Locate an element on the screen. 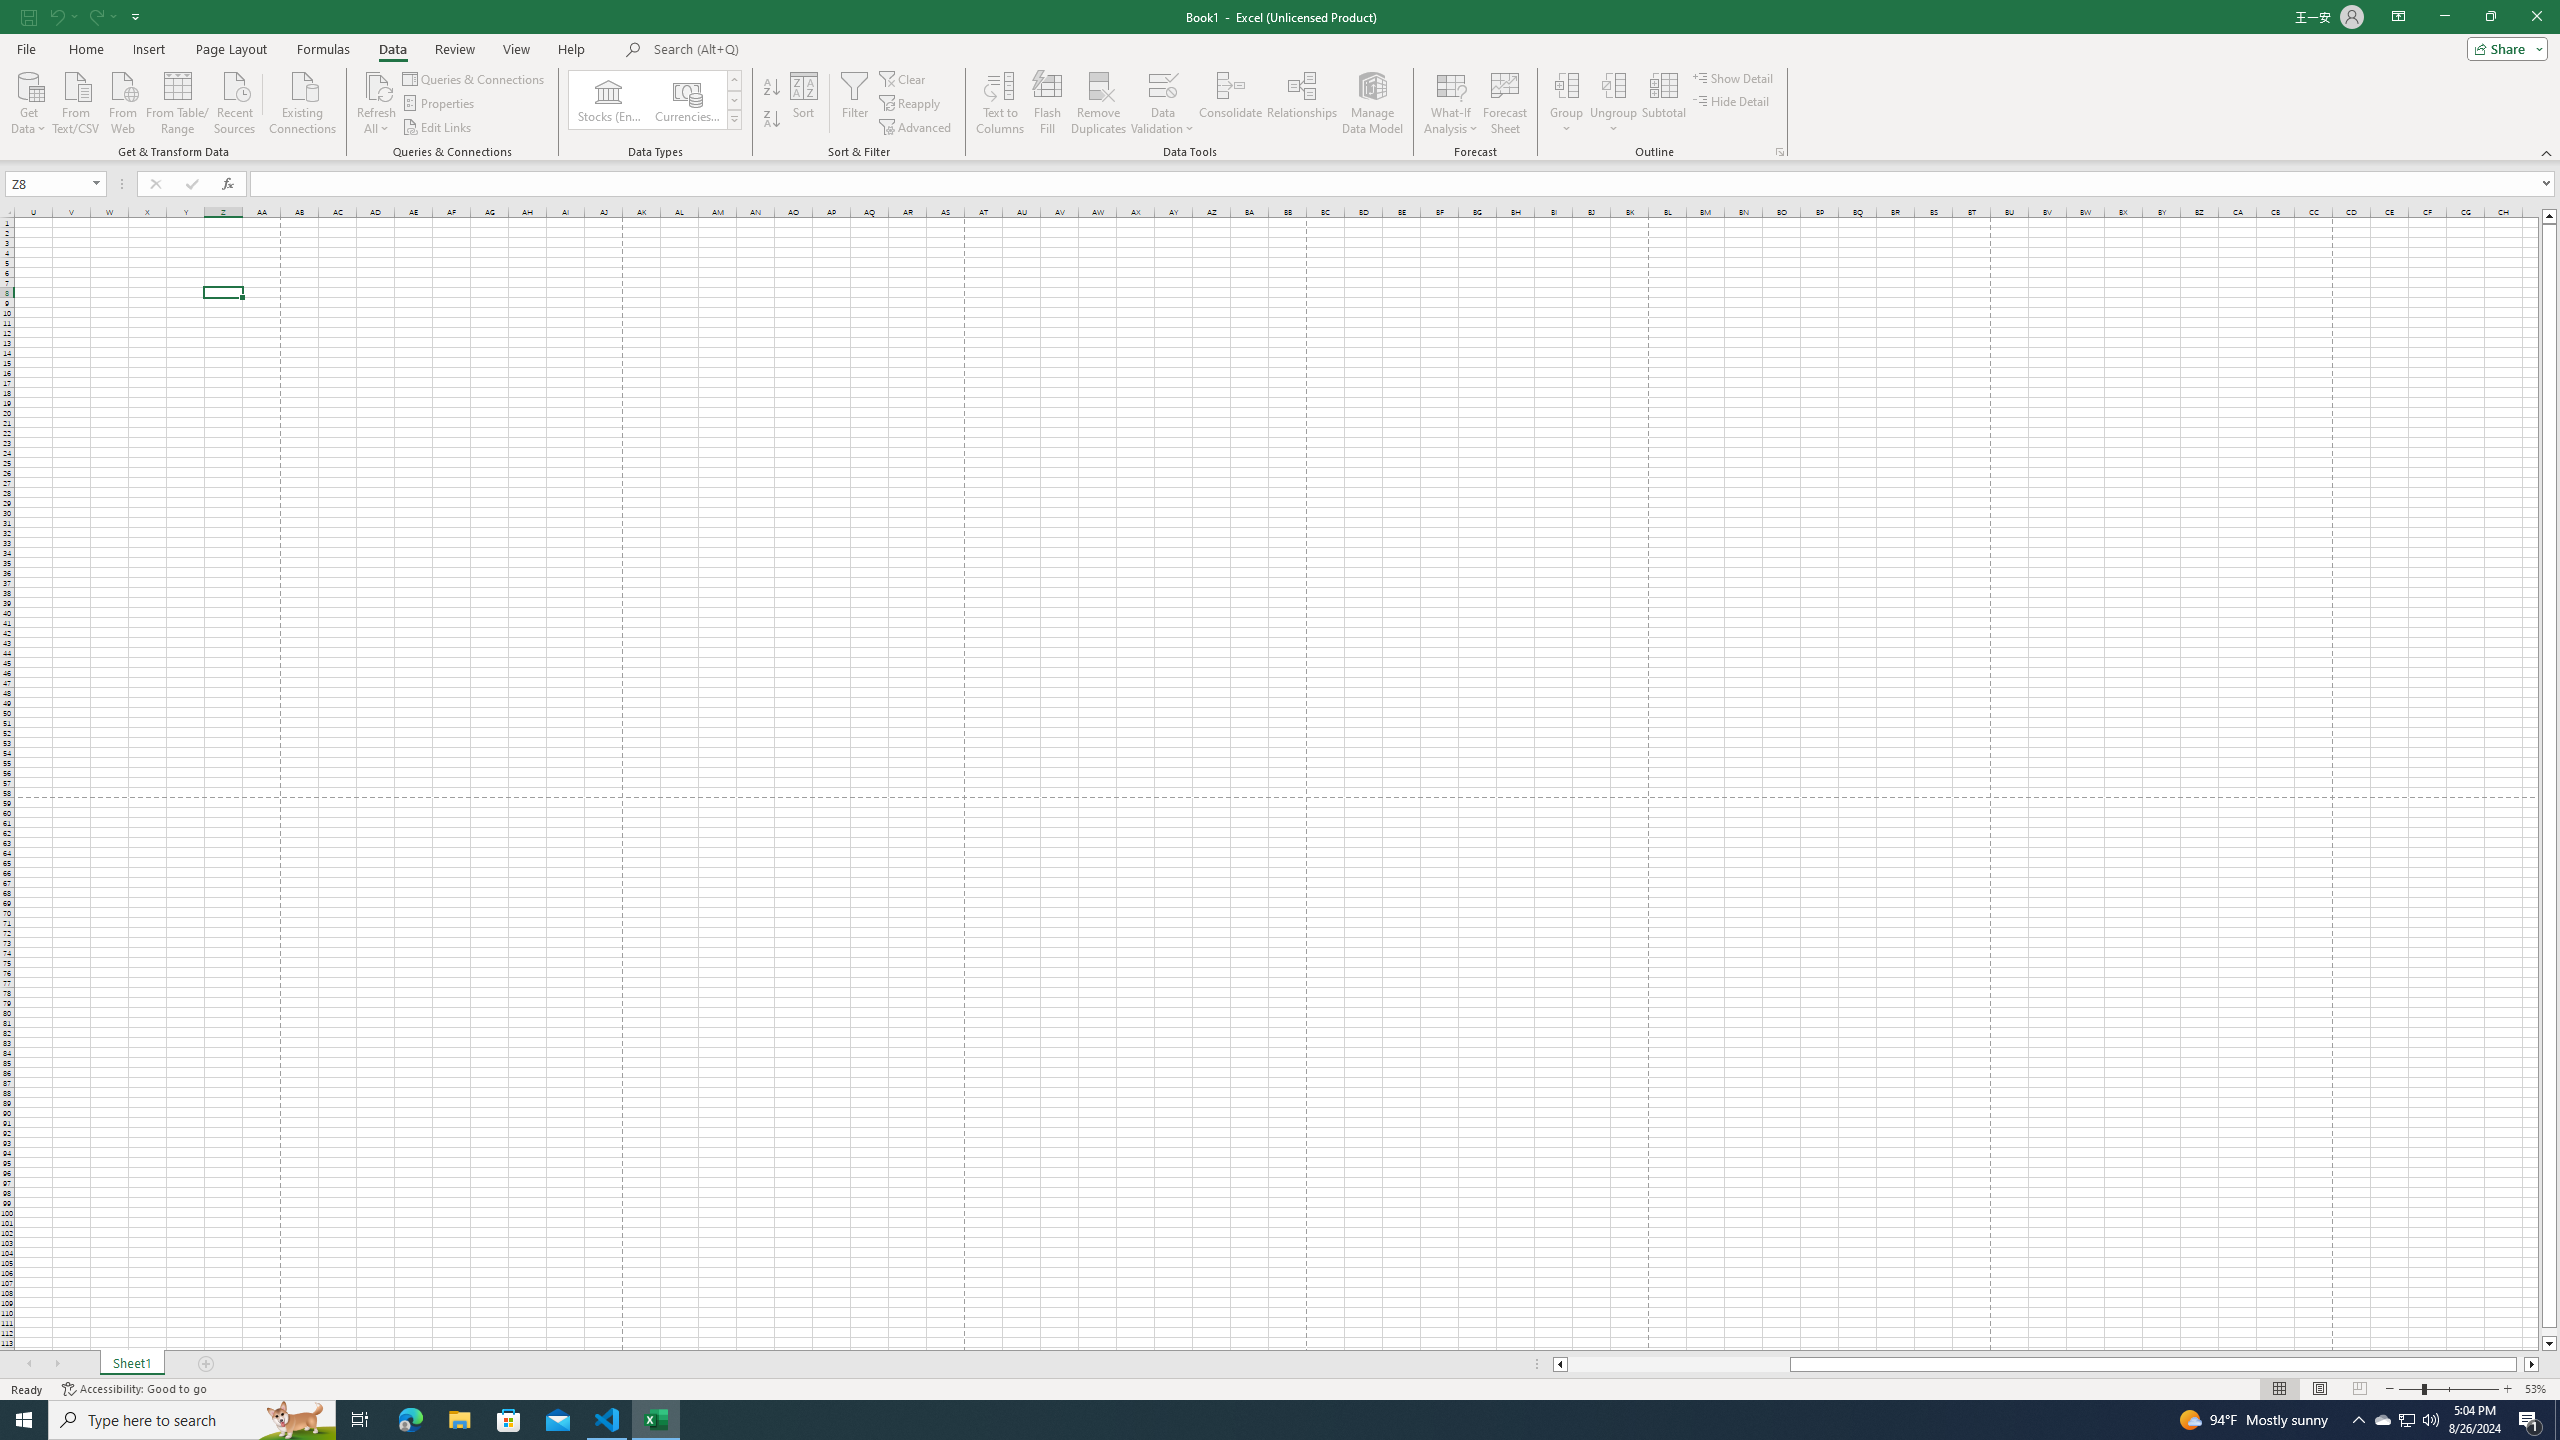  'Reapply' is located at coordinates (910, 103).